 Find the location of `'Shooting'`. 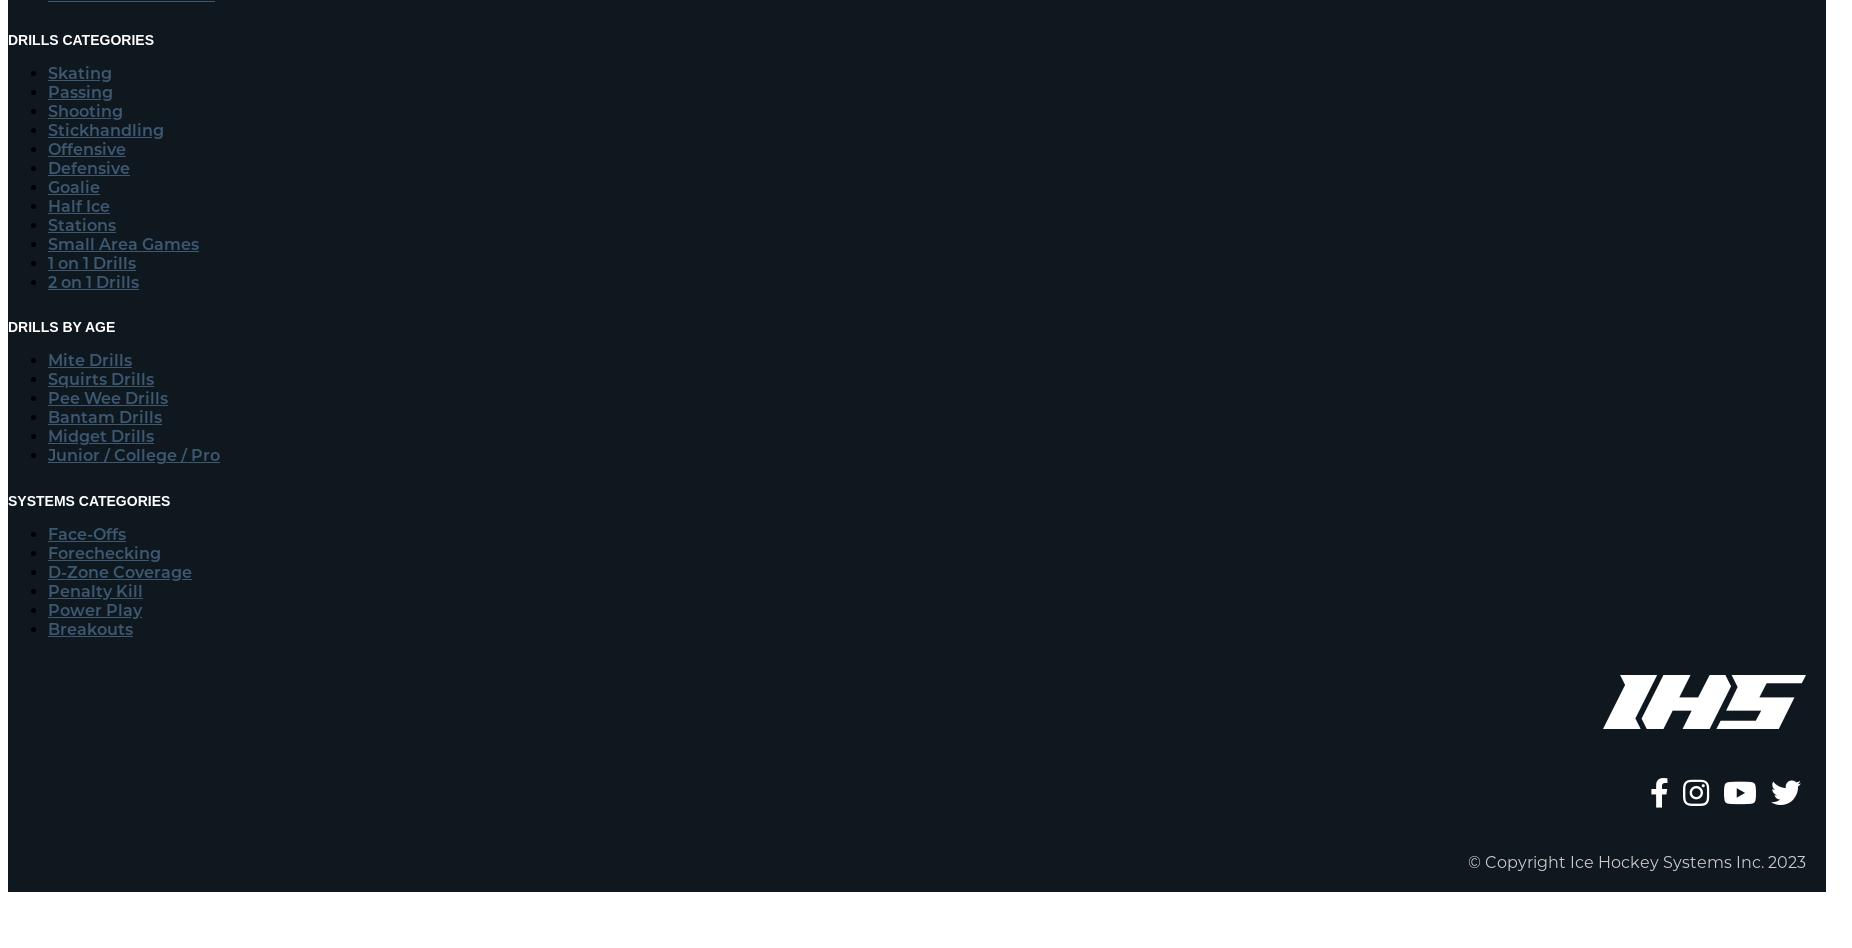

'Shooting' is located at coordinates (46, 110).